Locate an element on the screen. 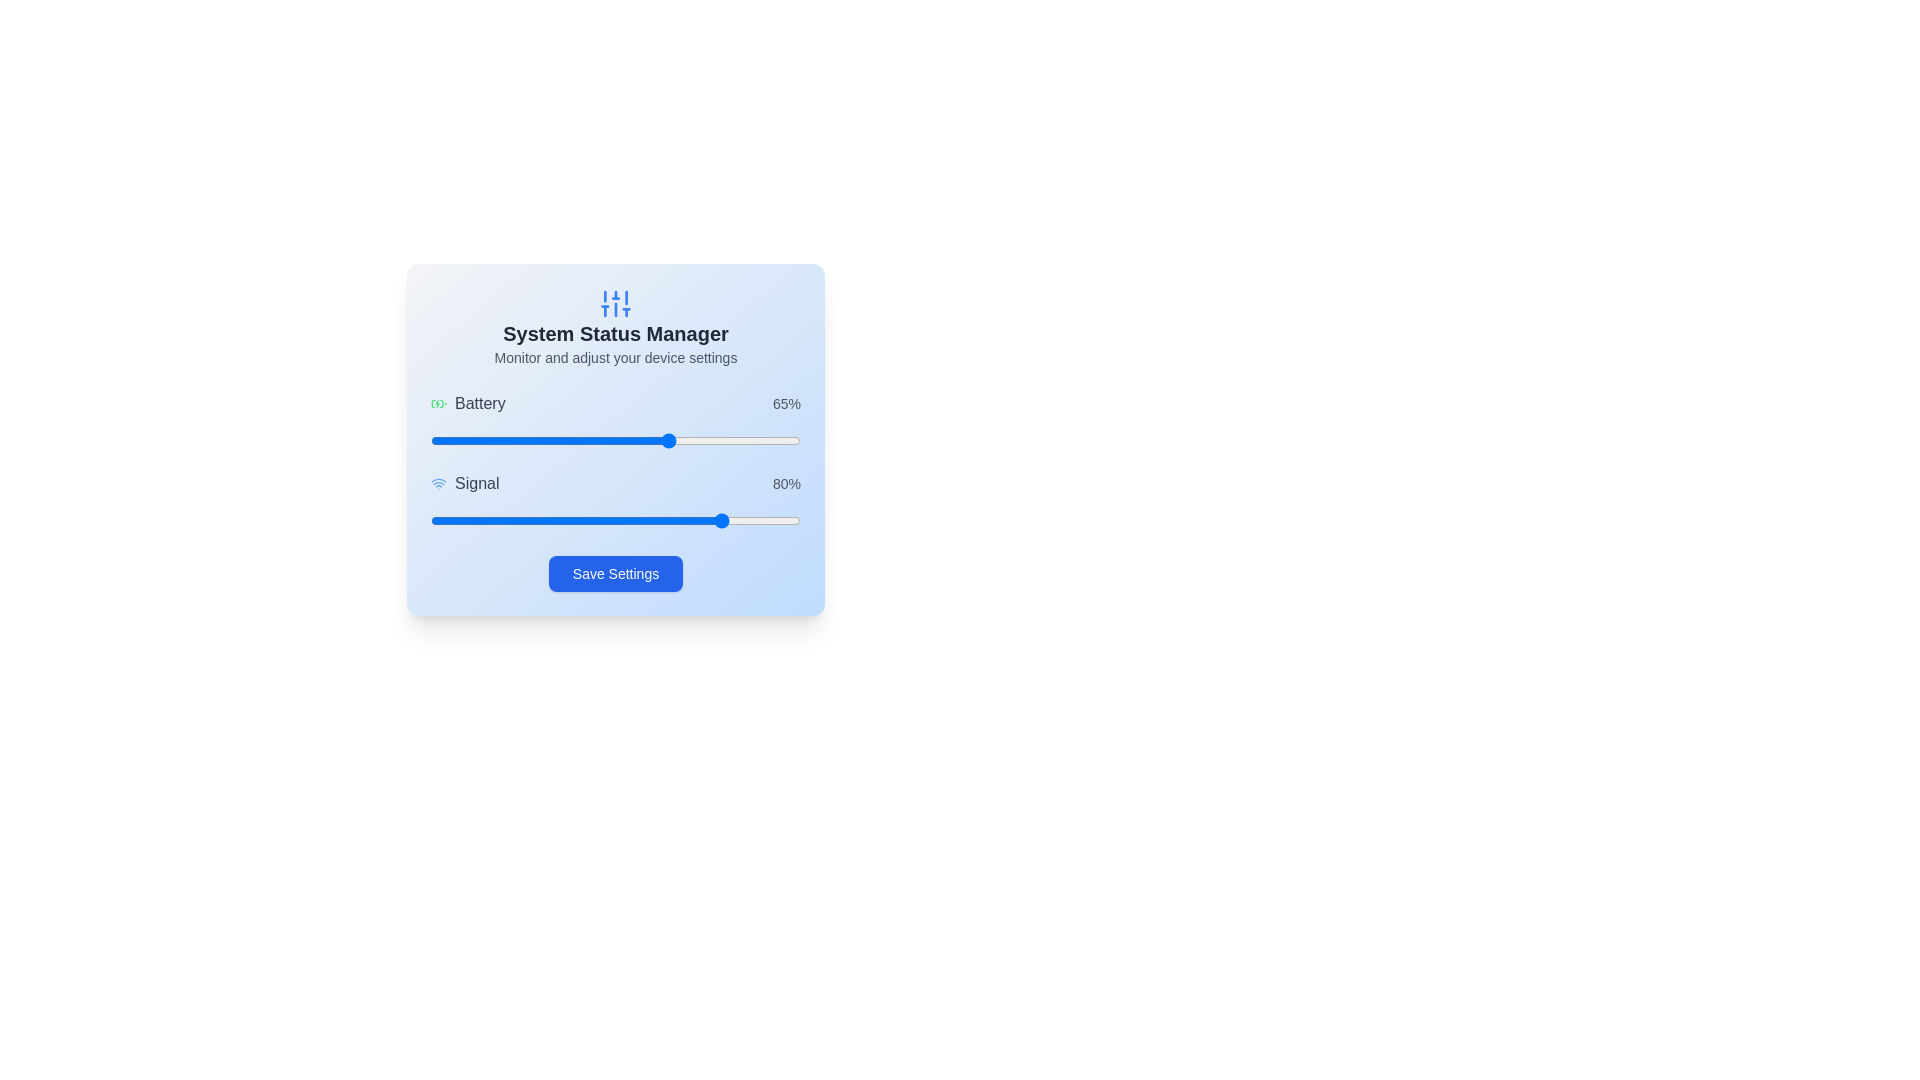 This screenshot has height=1080, width=1920. the battery level to 63% using the slider is located at coordinates (664, 439).